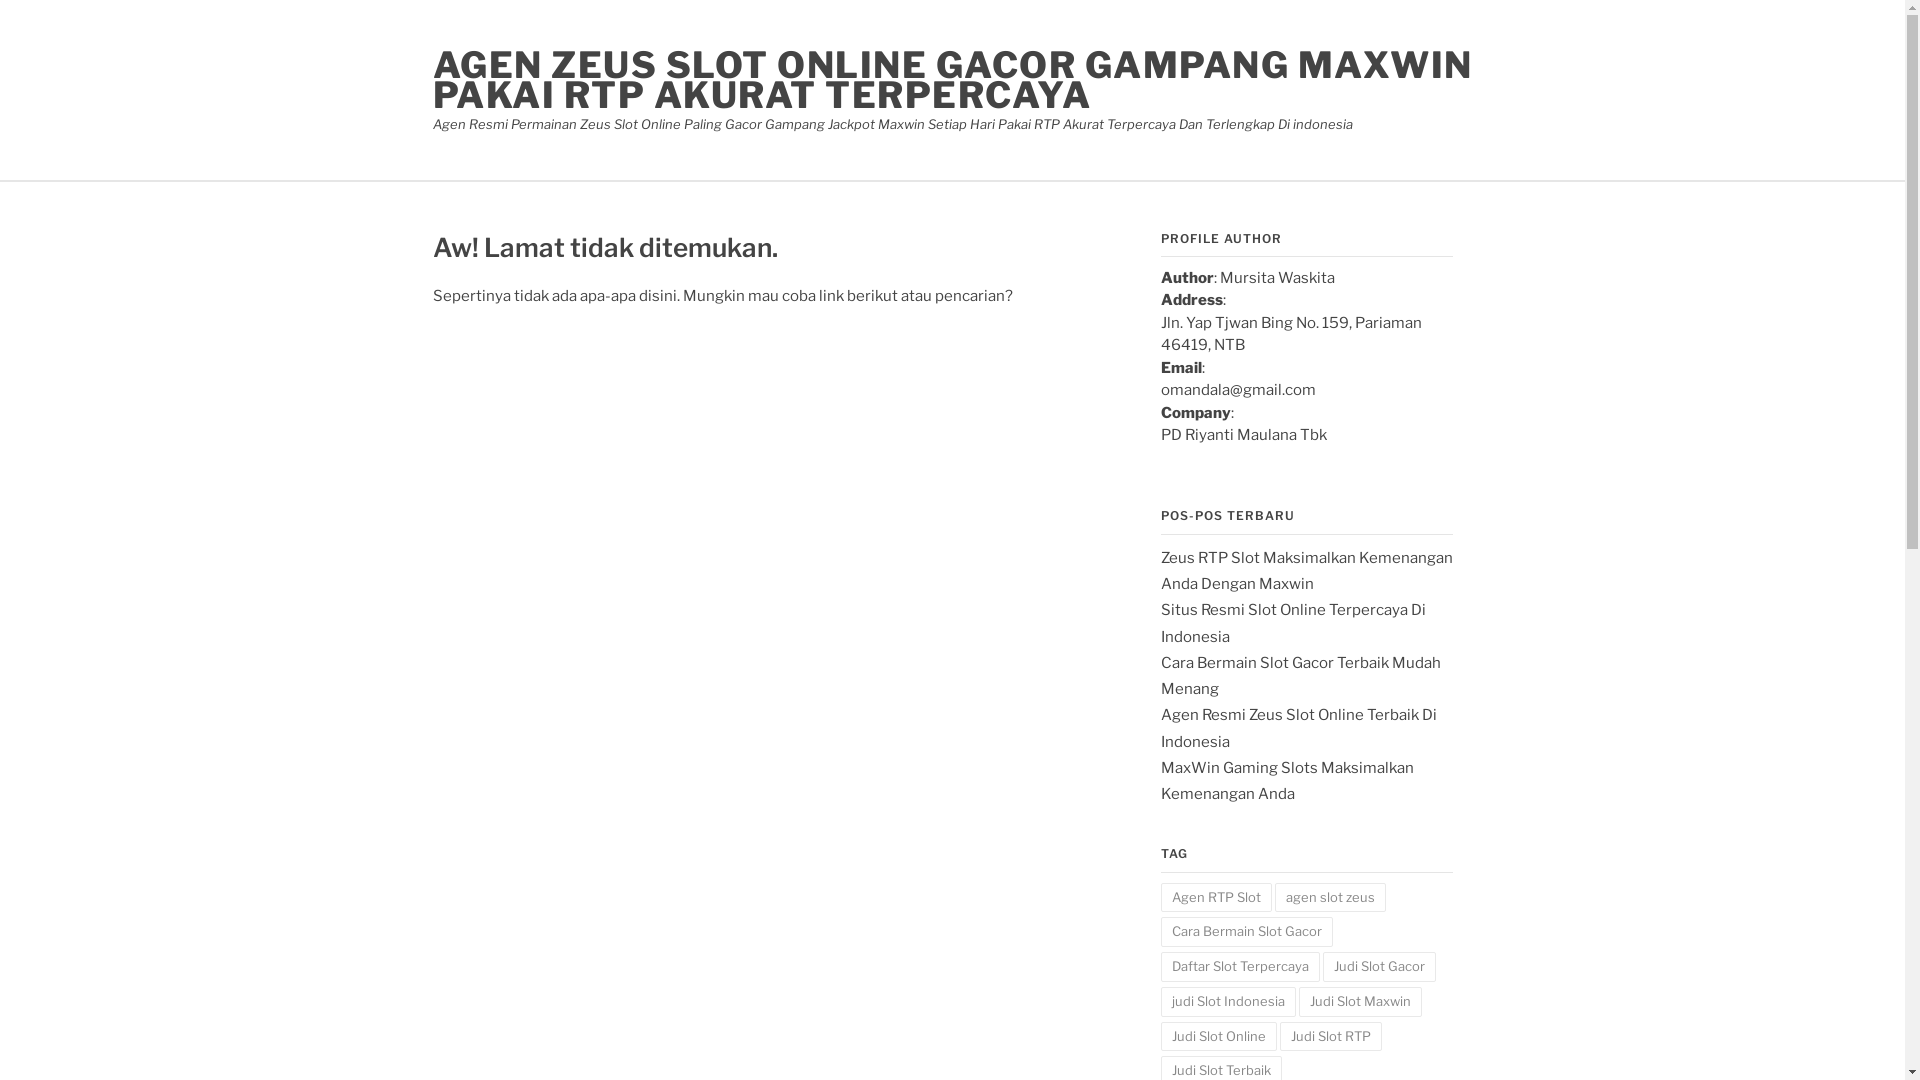 The width and height of the screenshot is (1920, 1080). What do you see at coordinates (1286, 779) in the screenshot?
I see `'MaxWin Gaming Slots Maksimalkan Kemenangan Anda'` at bounding box center [1286, 779].